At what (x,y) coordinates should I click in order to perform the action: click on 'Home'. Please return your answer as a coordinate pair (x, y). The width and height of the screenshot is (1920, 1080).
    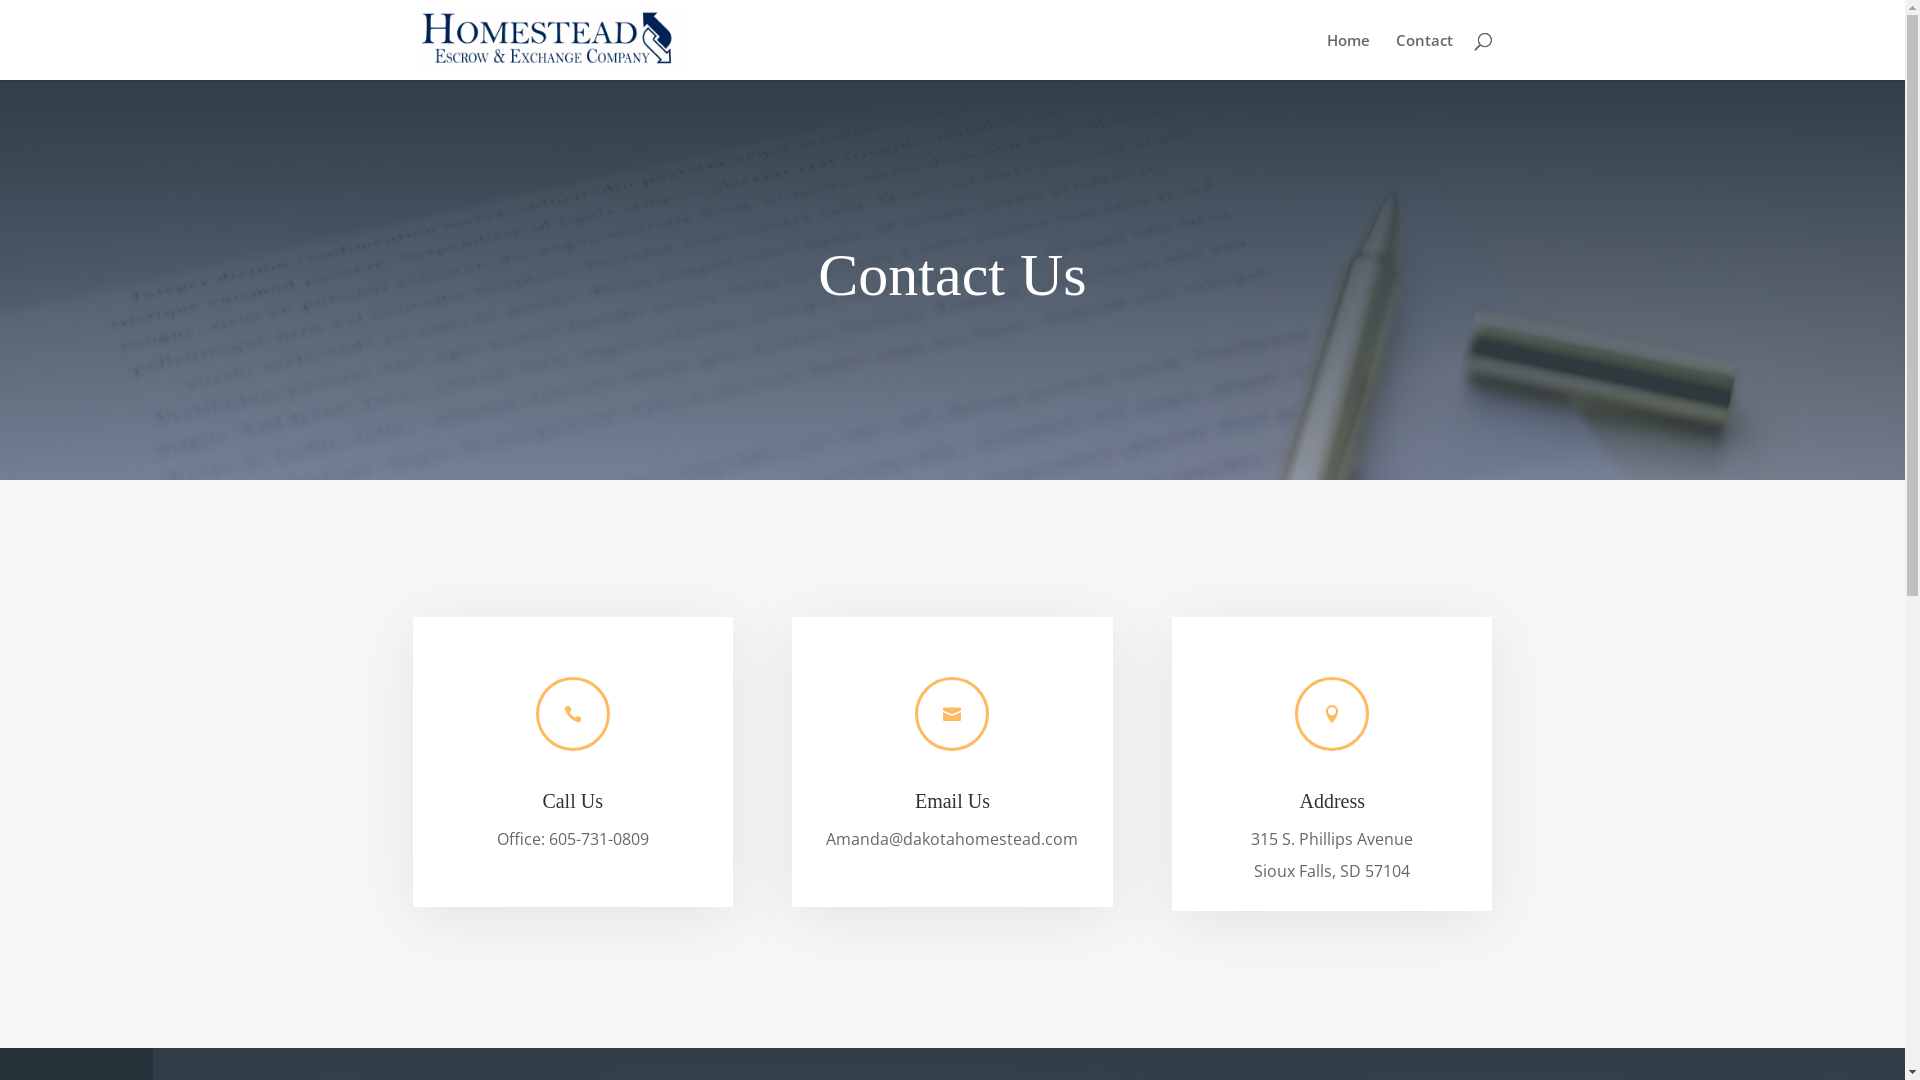
    Looking at the image, I should click on (1347, 55).